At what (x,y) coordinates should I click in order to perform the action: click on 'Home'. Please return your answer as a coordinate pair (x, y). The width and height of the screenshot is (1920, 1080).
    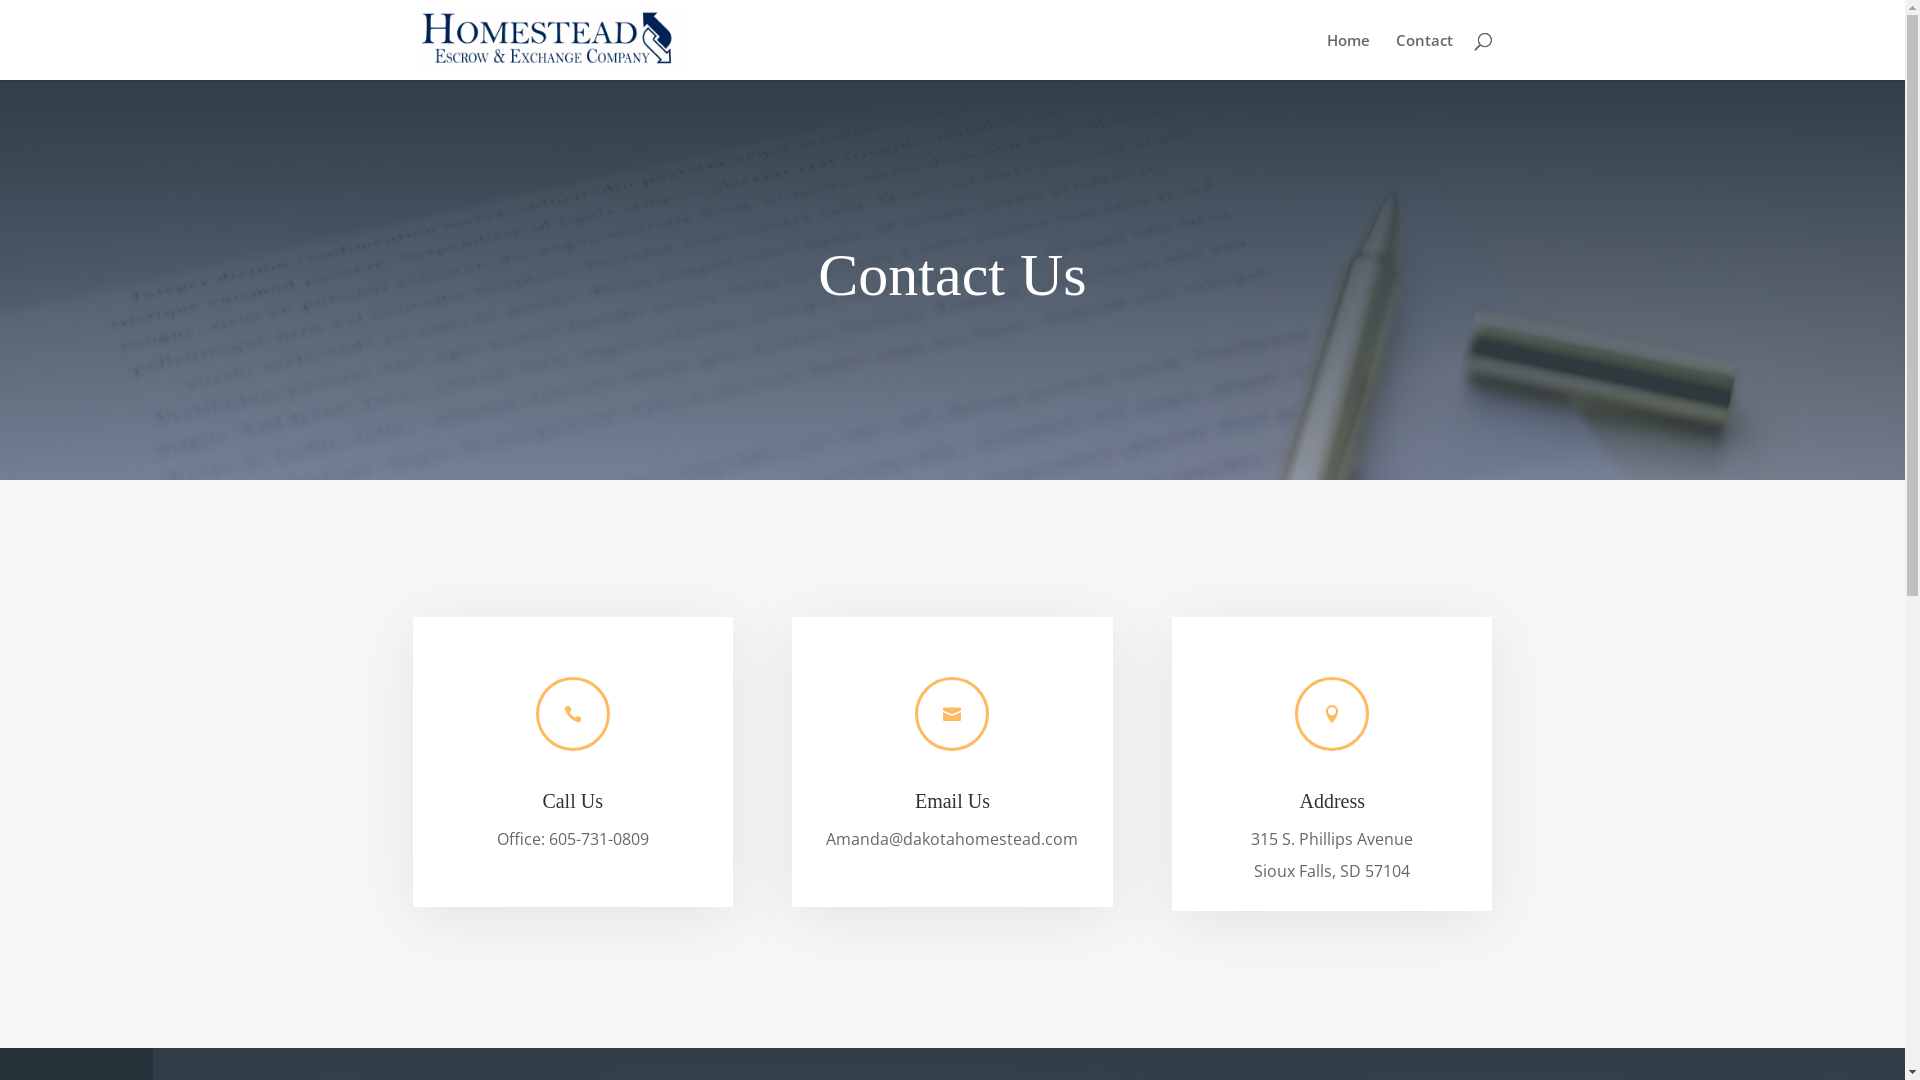
    Looking at the image, I should click on (1347, 55).